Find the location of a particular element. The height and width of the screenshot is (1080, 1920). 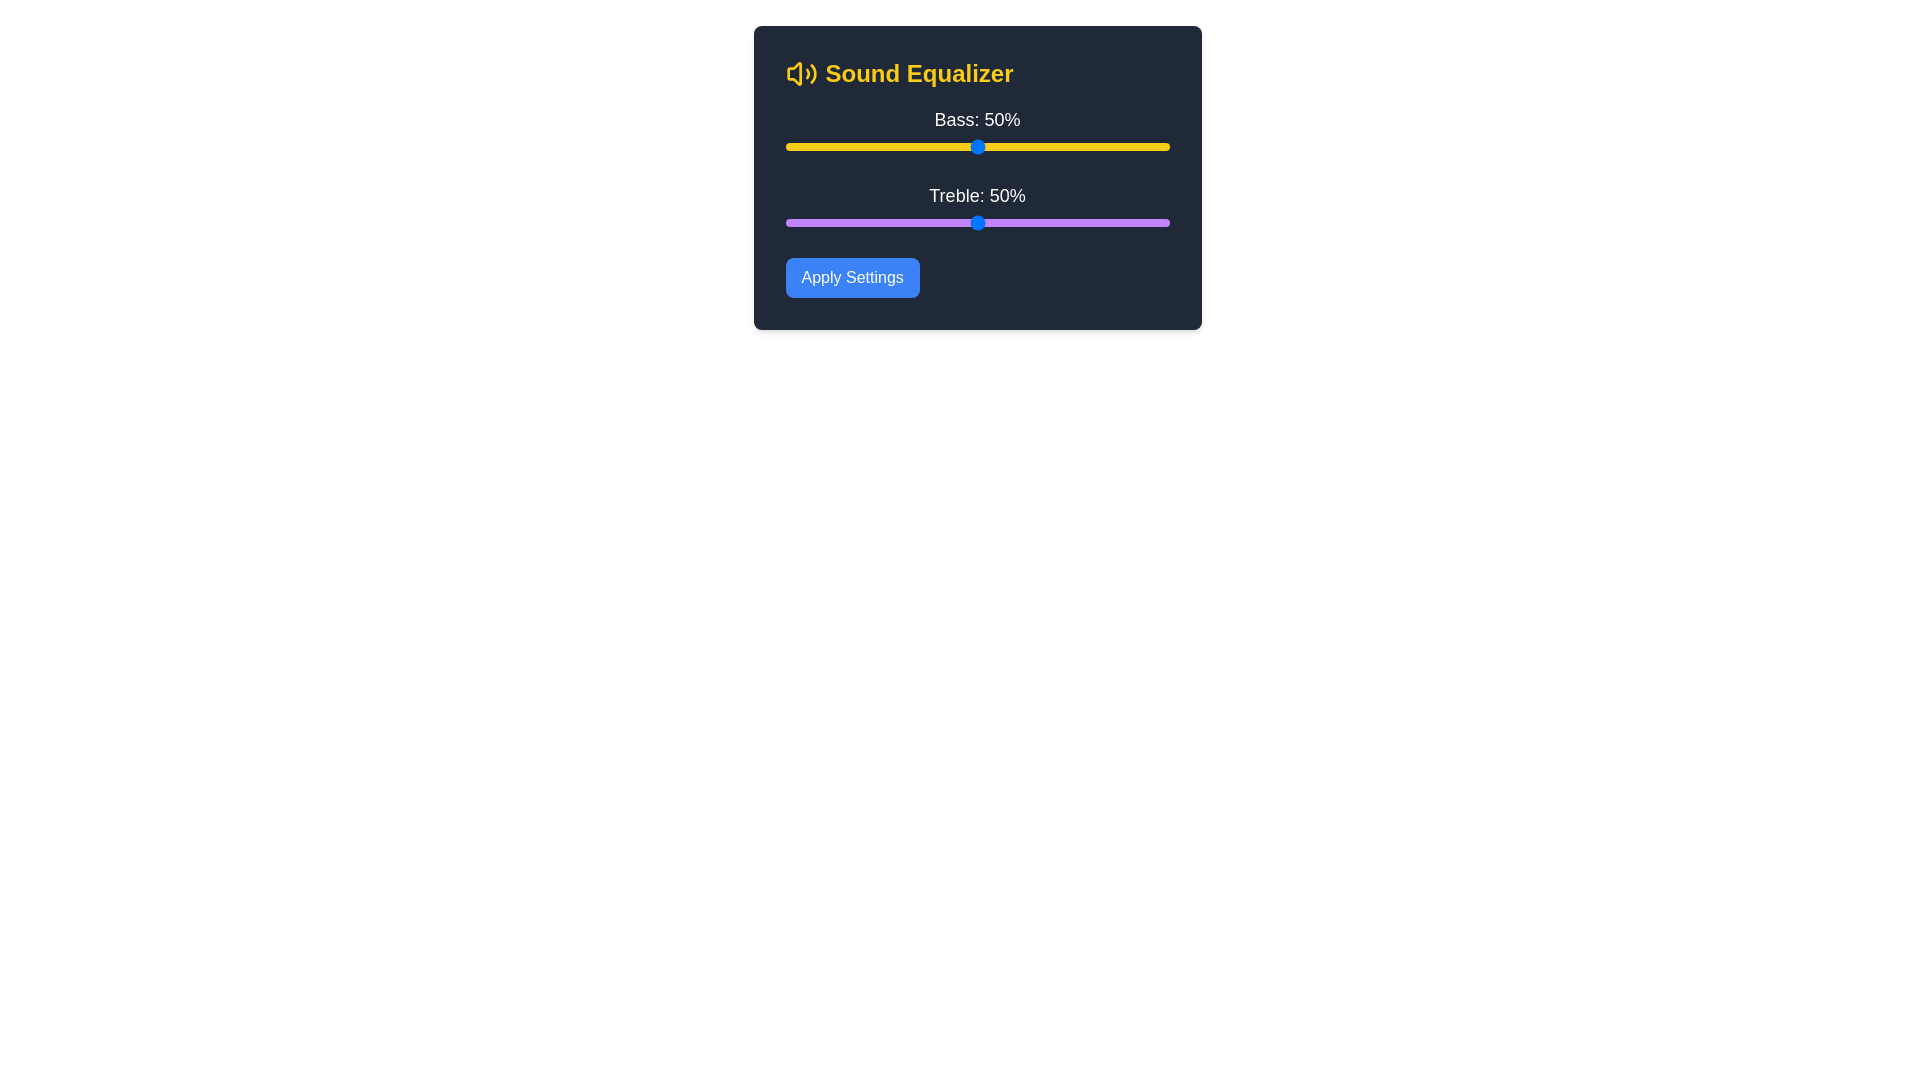

the bass level to 82% using the slider is located at coordinates (1099, 145).